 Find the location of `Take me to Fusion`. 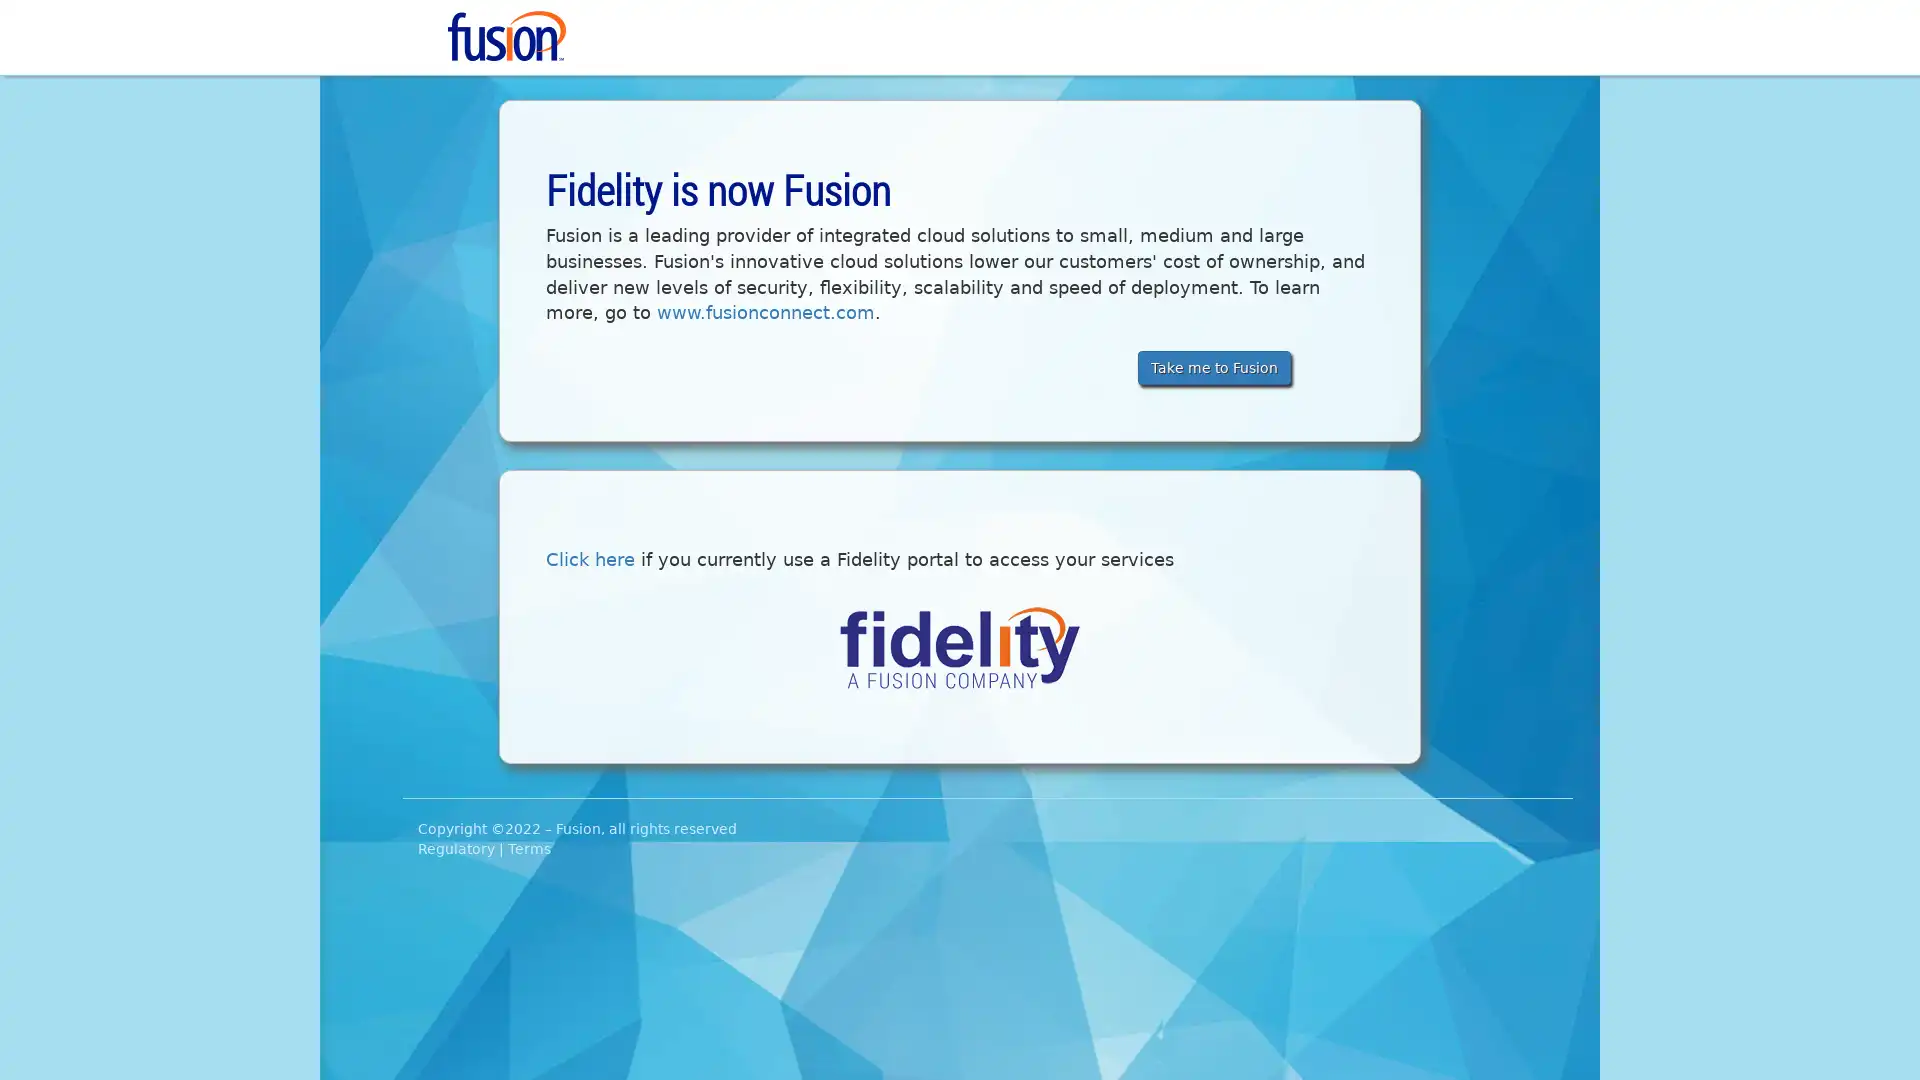

Take me to Fusion is located at coordinates (1212, 367).